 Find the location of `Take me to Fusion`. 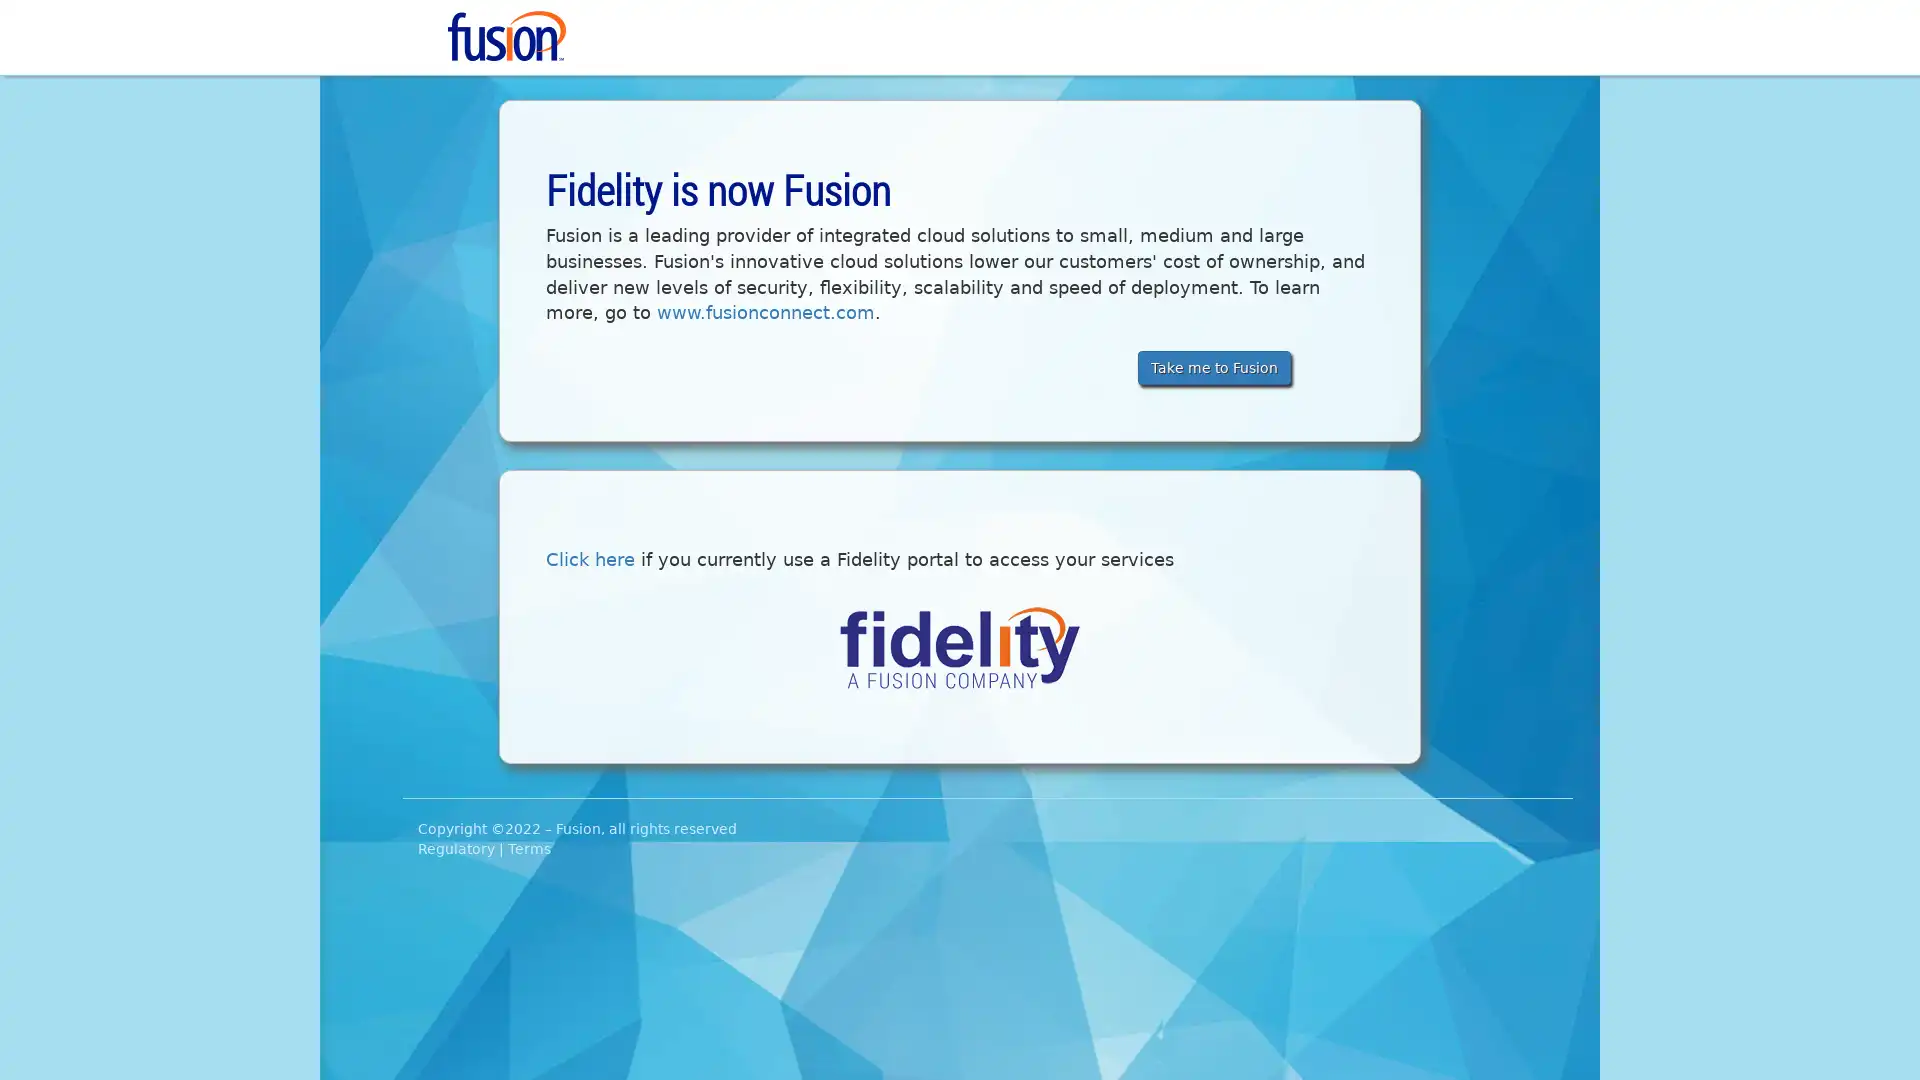

Take me to Fusion is located at coordinates (1212, 367).